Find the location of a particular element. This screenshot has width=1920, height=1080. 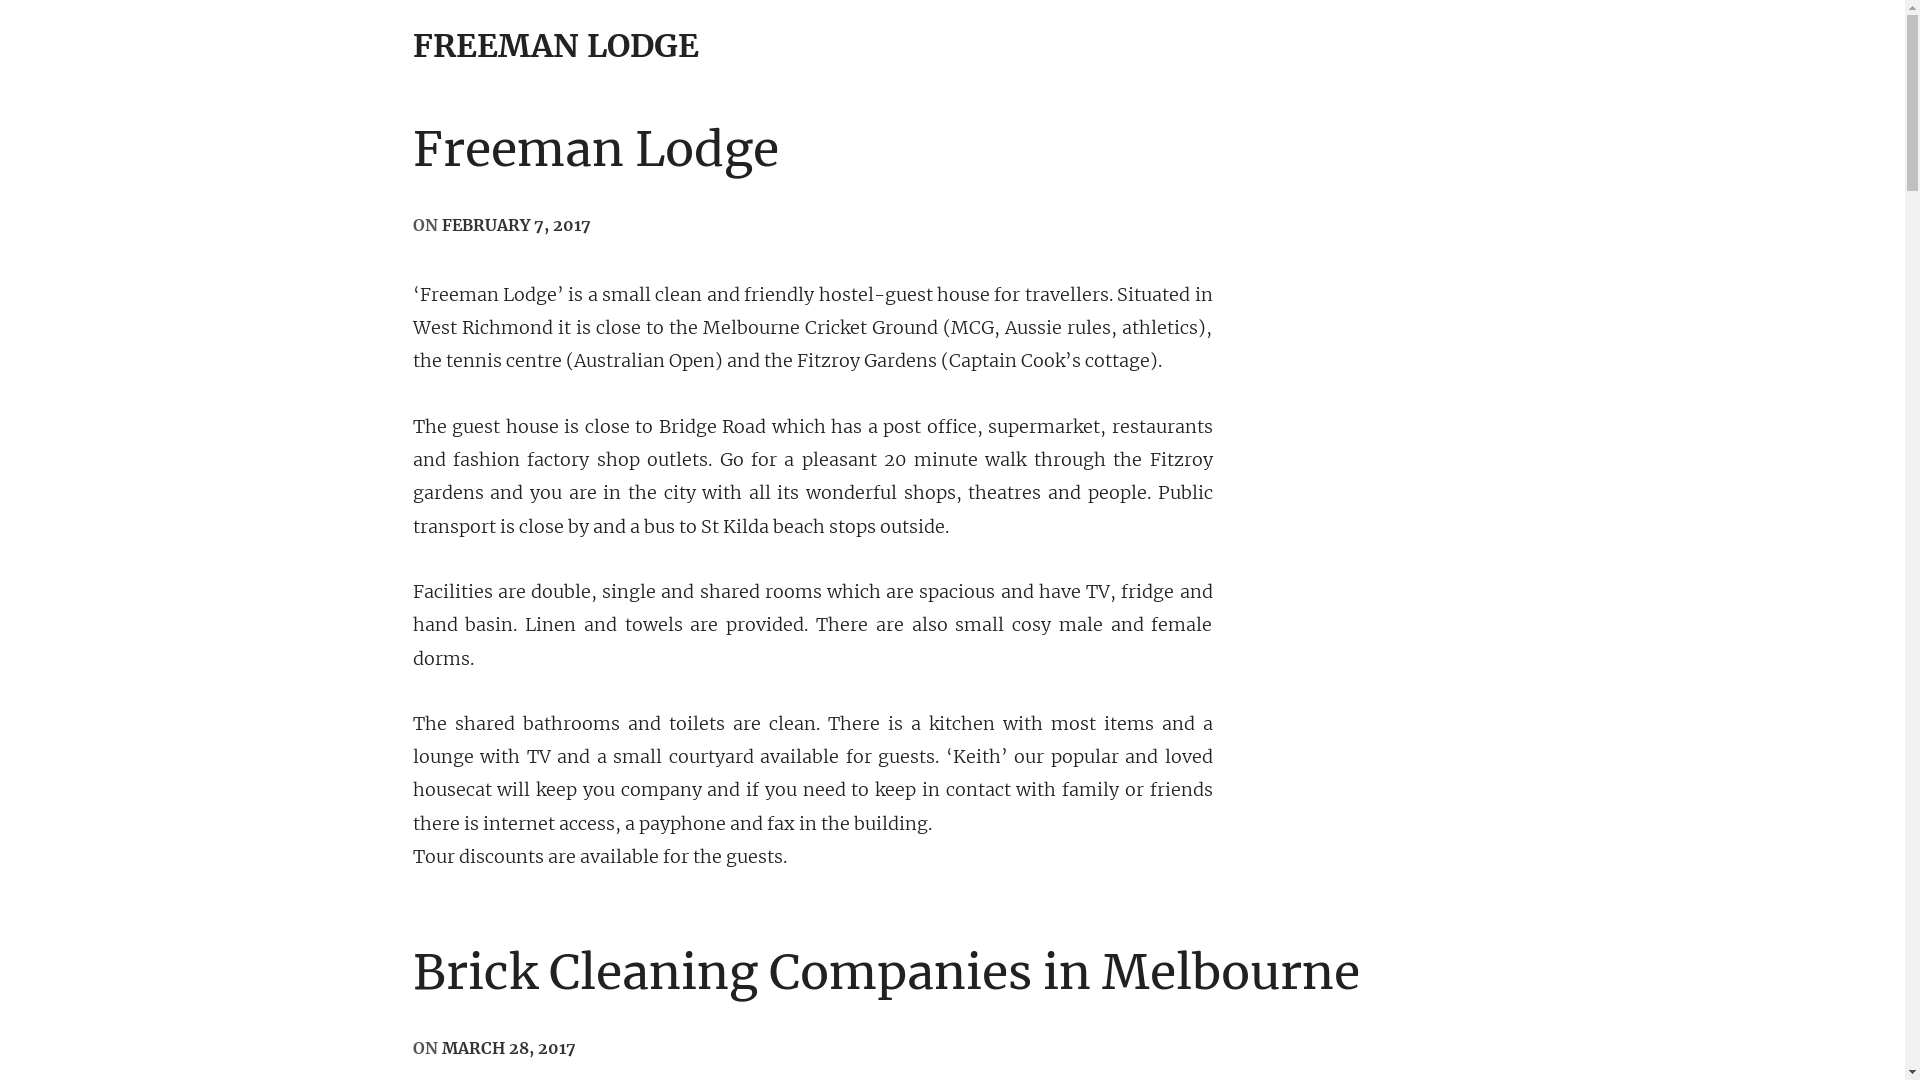

'FREEMAN LODGE' is located at coordinates (555, 45).